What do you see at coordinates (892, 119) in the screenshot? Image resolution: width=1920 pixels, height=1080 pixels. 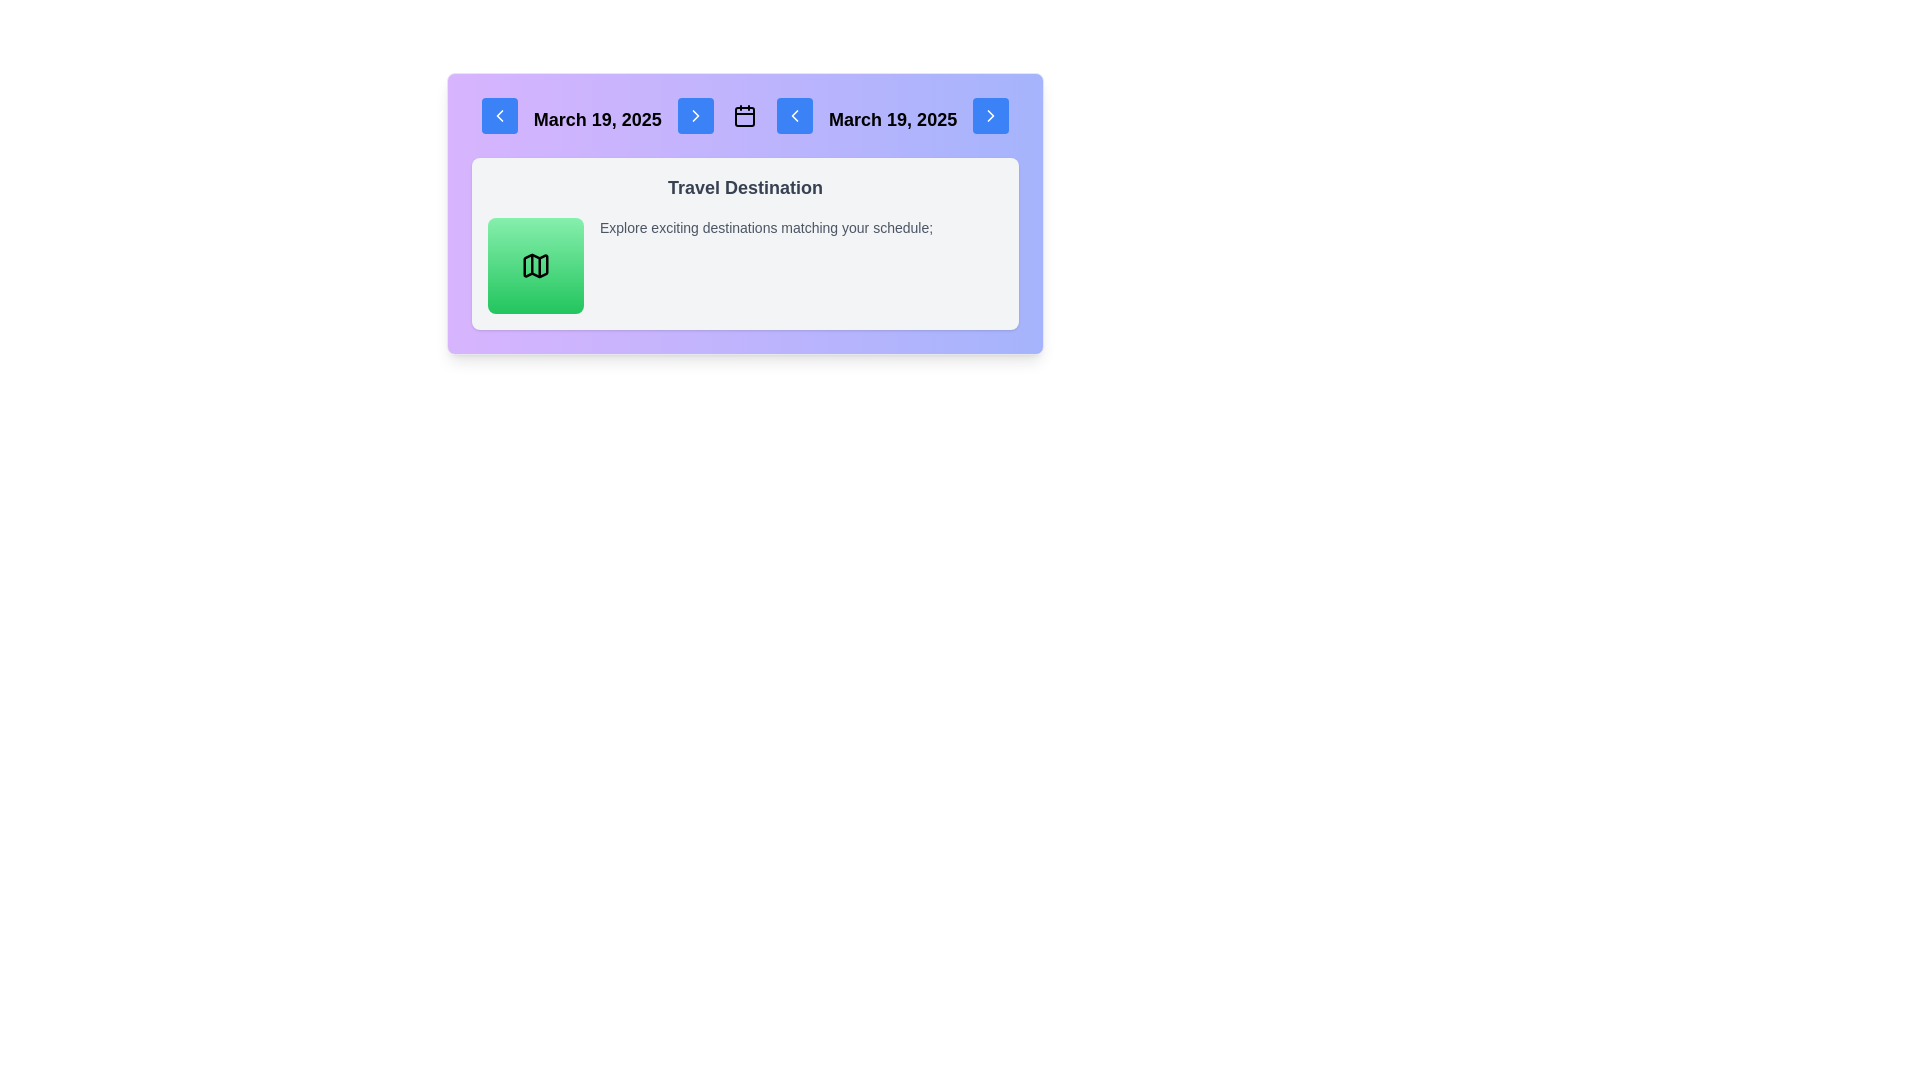 I see `the static text display that shows the currently selected date, located in the header section between two arrow icon buttons` at bounding box center [892, 119].